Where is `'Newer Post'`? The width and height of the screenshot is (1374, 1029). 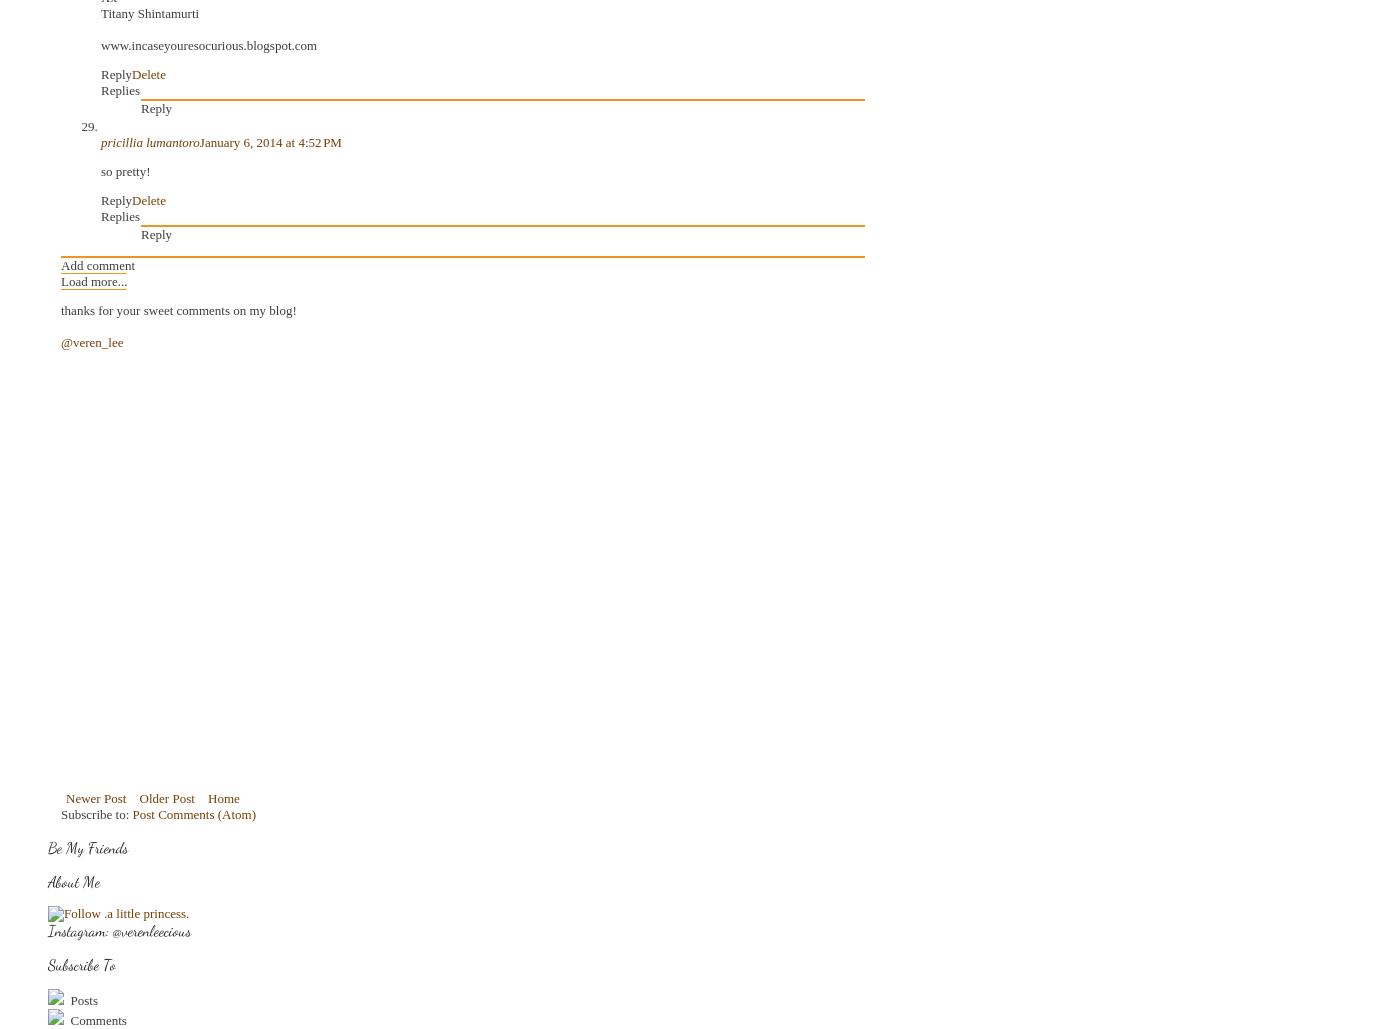 'Newer Post' is located at coordinates (95, 798).